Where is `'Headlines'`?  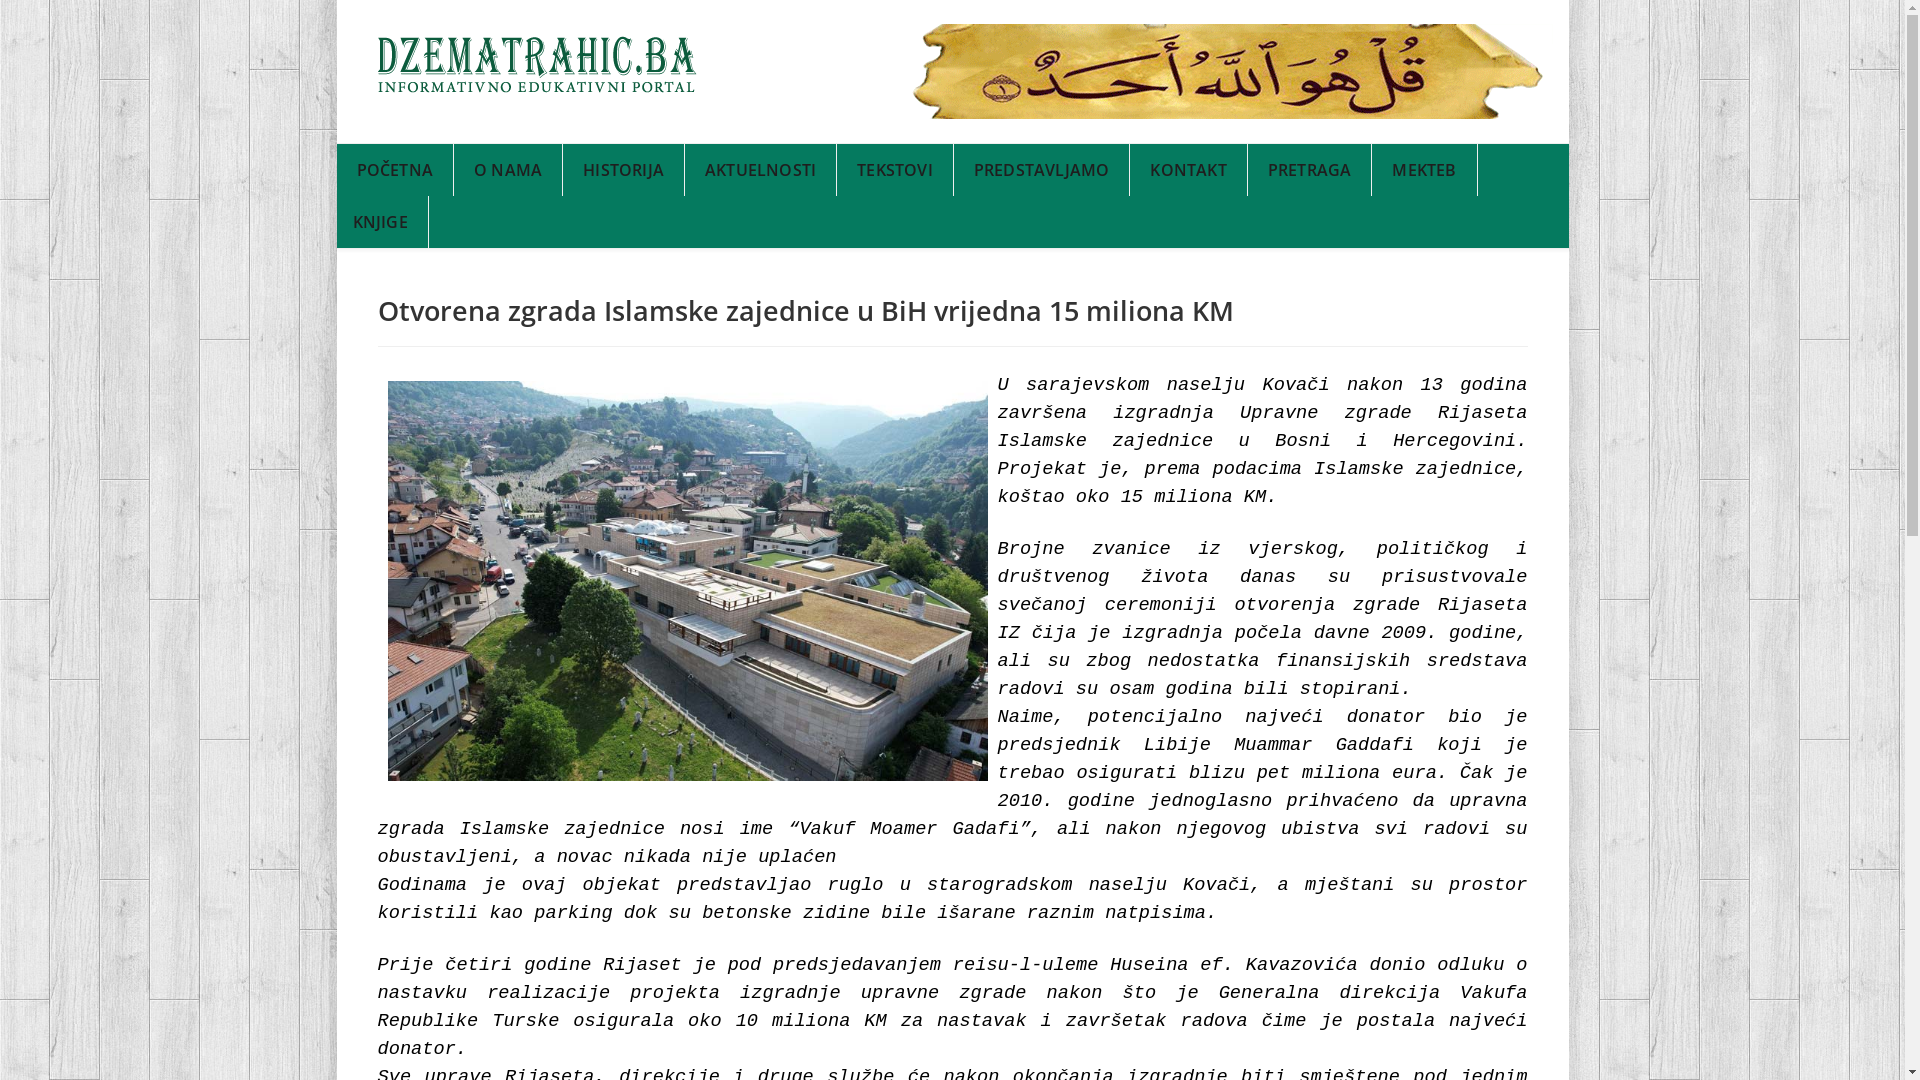
'Headlines' is located at coordinates (378, 64).